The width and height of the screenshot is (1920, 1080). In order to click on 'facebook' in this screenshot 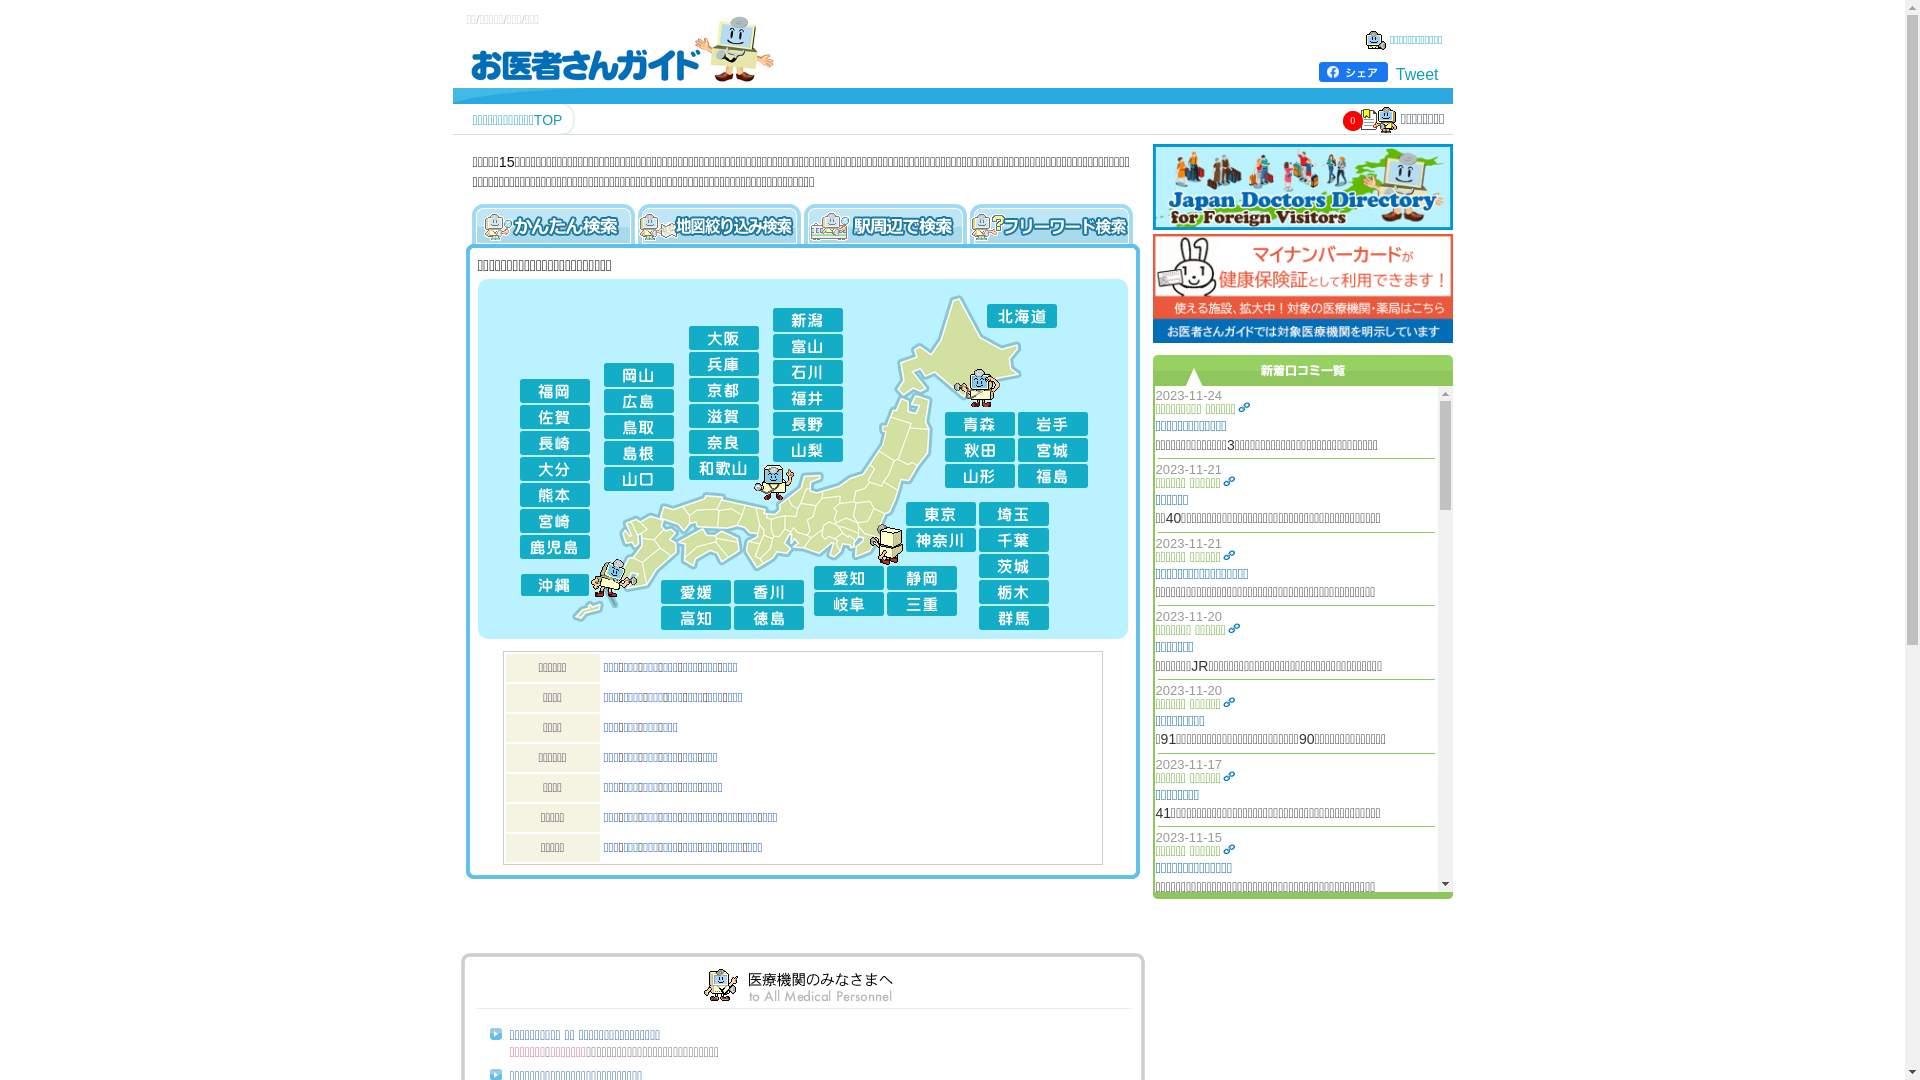, I will do `click(1319, 71)`.